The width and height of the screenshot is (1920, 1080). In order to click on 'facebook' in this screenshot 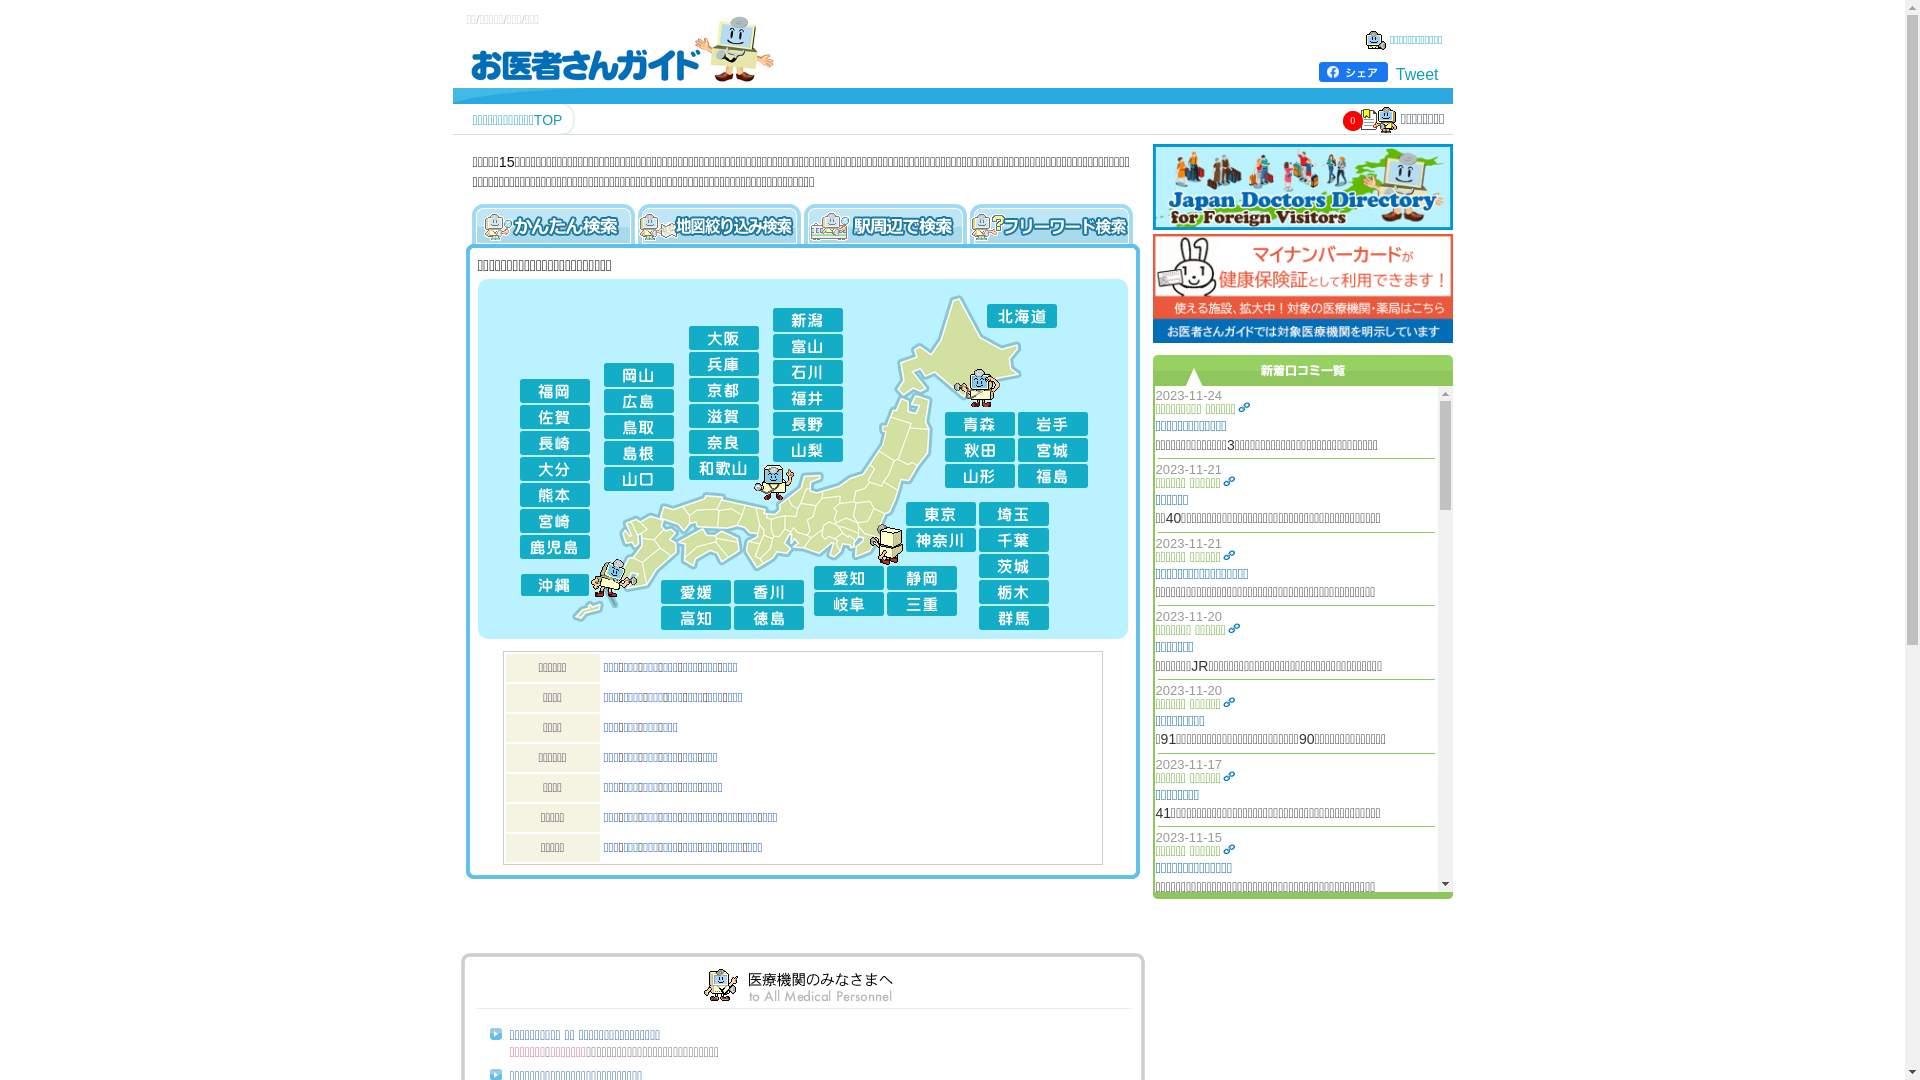, I will do `click(1319, 71)`.